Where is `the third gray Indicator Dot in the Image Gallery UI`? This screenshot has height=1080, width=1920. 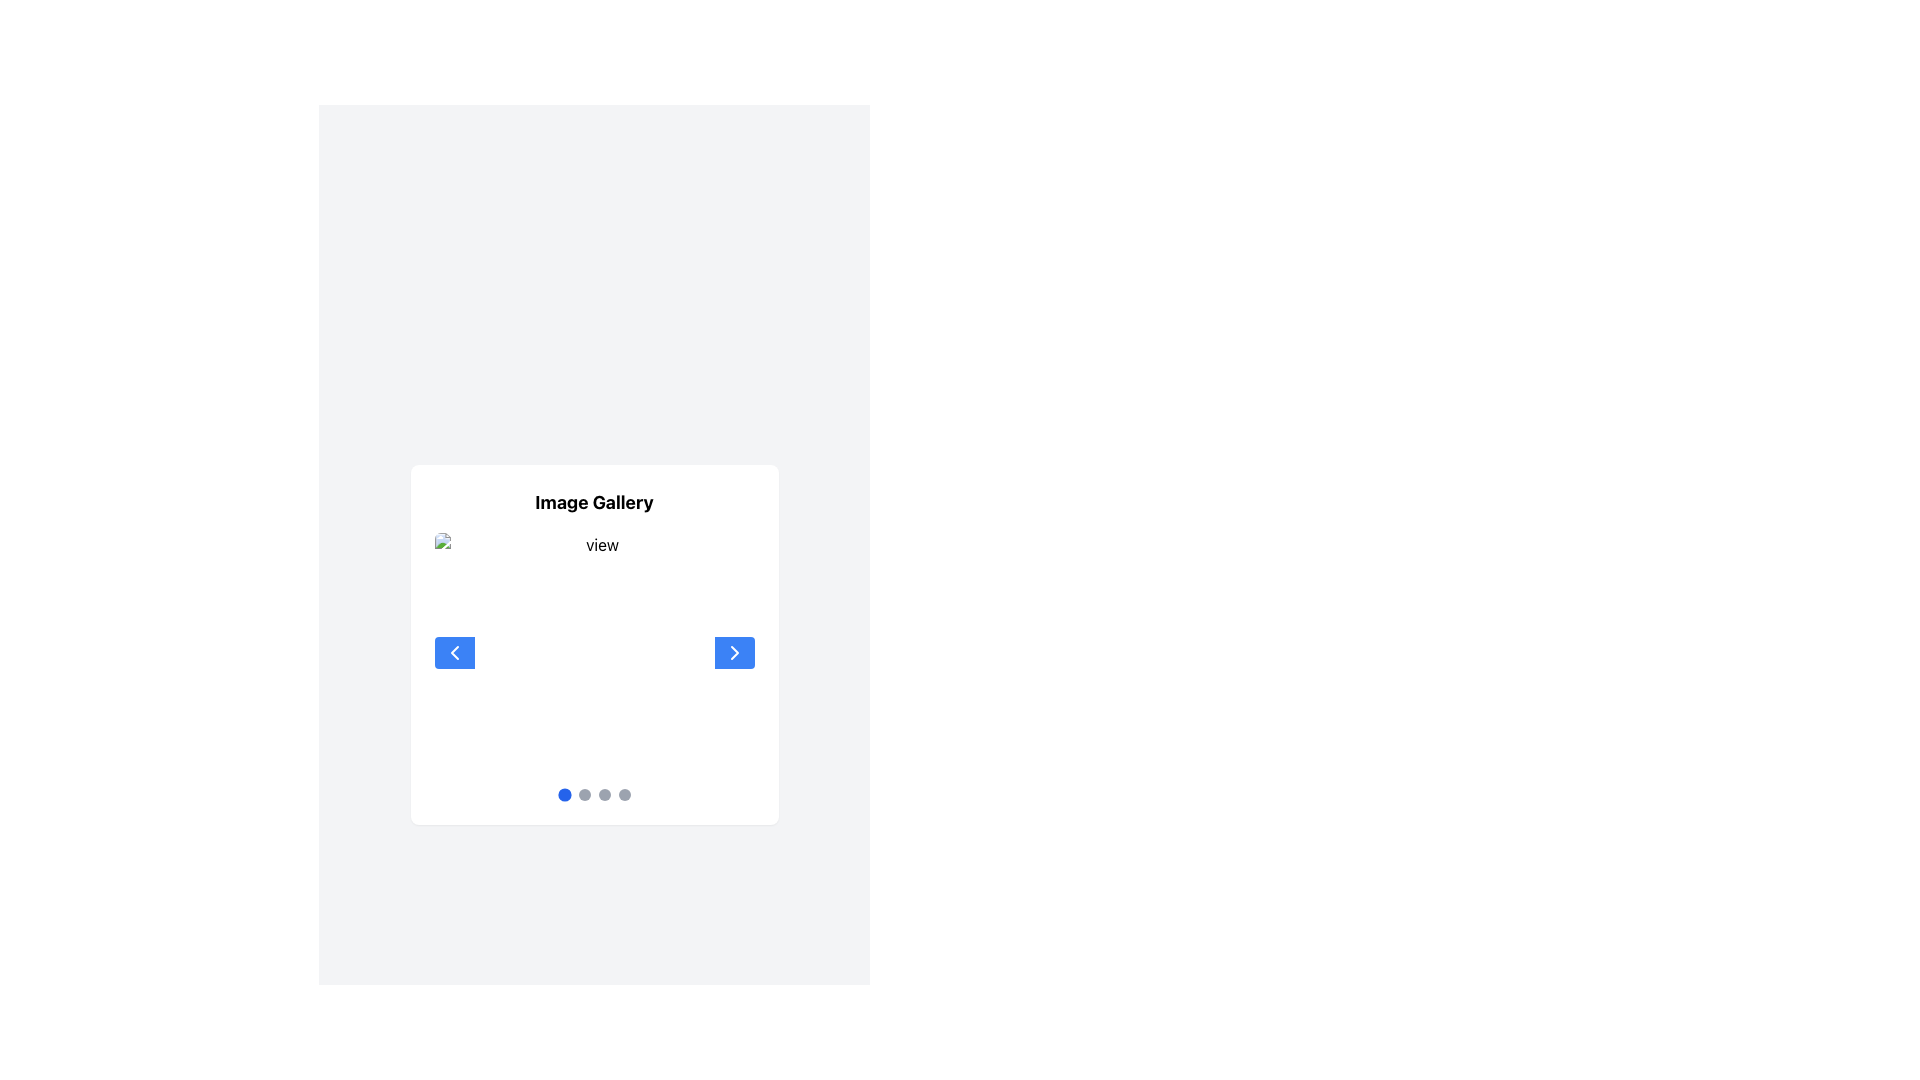 the third gray Indicator Dot in the Image Gallery UI is located at coordinates (603, 793).